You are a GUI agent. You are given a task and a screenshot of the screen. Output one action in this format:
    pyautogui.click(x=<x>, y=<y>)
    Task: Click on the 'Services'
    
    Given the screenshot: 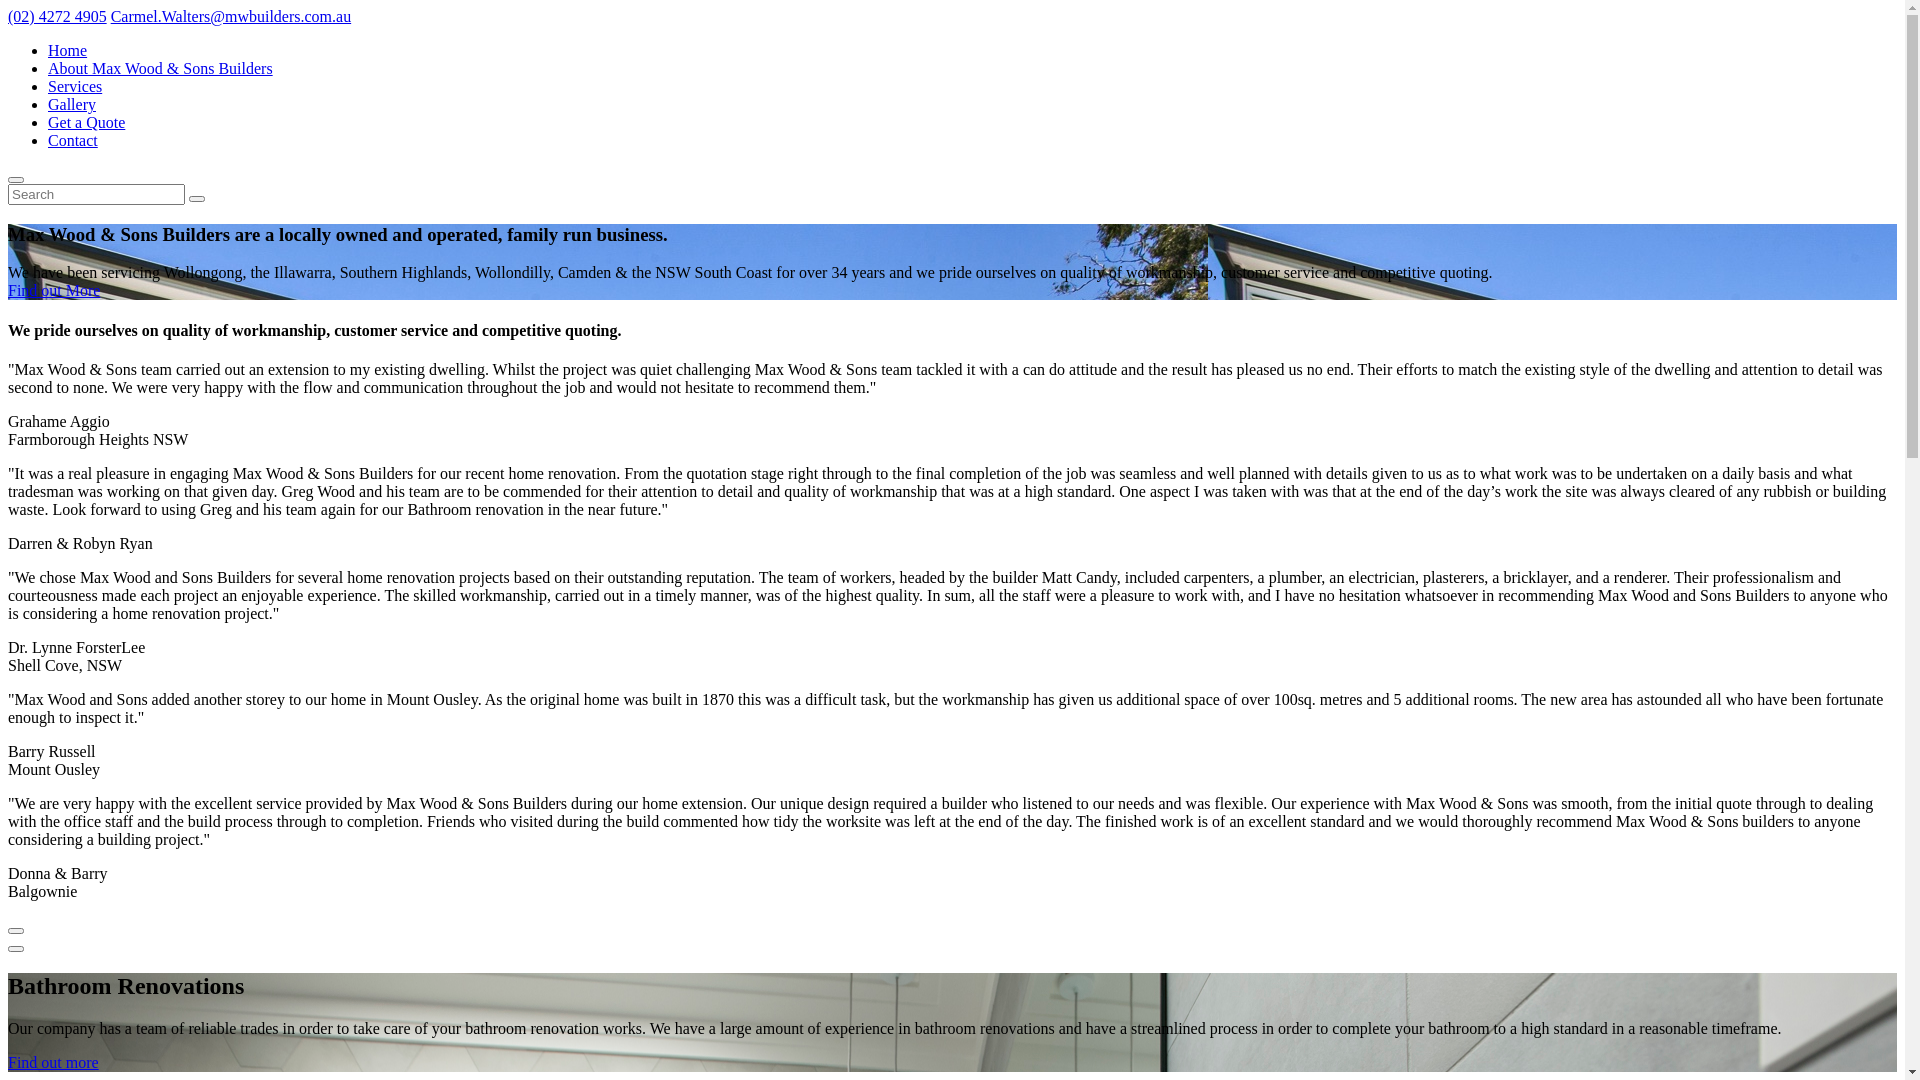 What is the action you would take?
    pyautogui.click(x=75, y=85)
    